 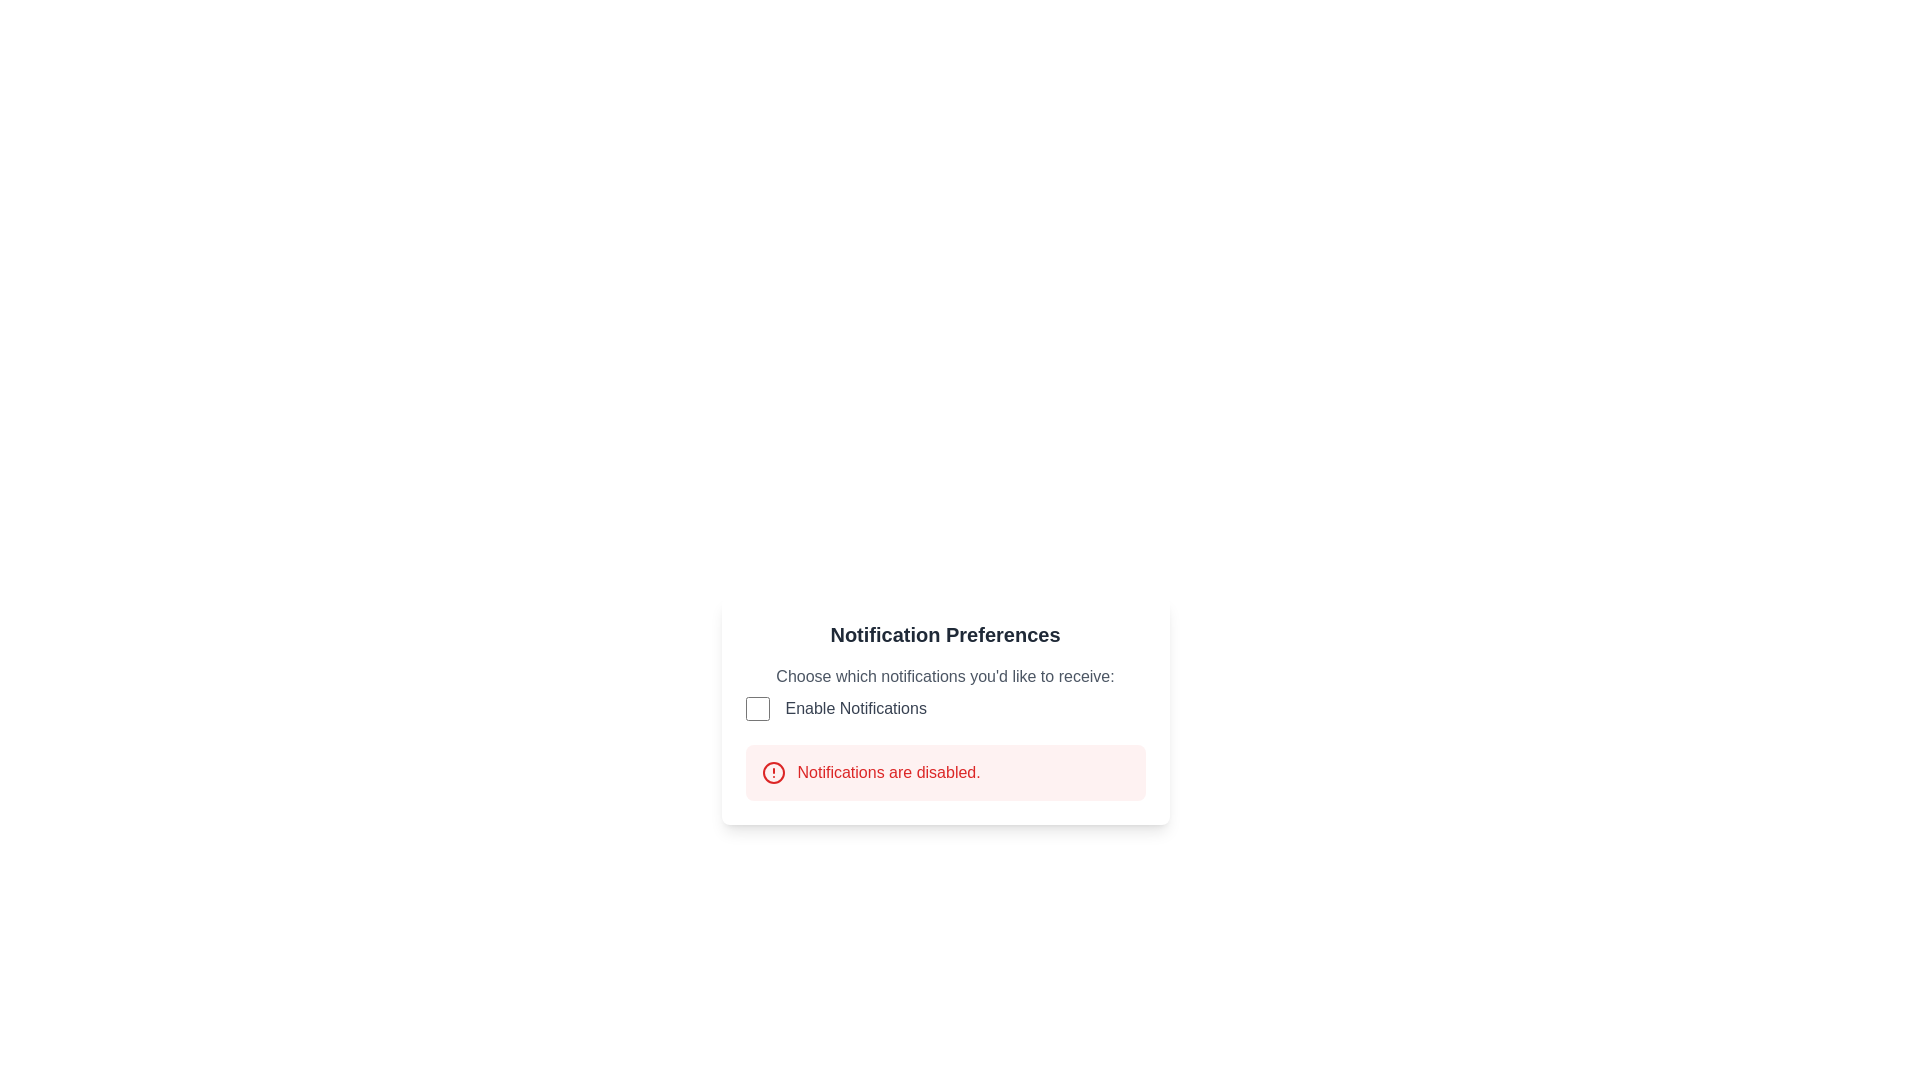 I want to click on the static text label that reads 'Choose which notifications you'd like to receive:', which is styled in gray and positioned above the checkbox for enabling notifications, so click(x=944, y=676).